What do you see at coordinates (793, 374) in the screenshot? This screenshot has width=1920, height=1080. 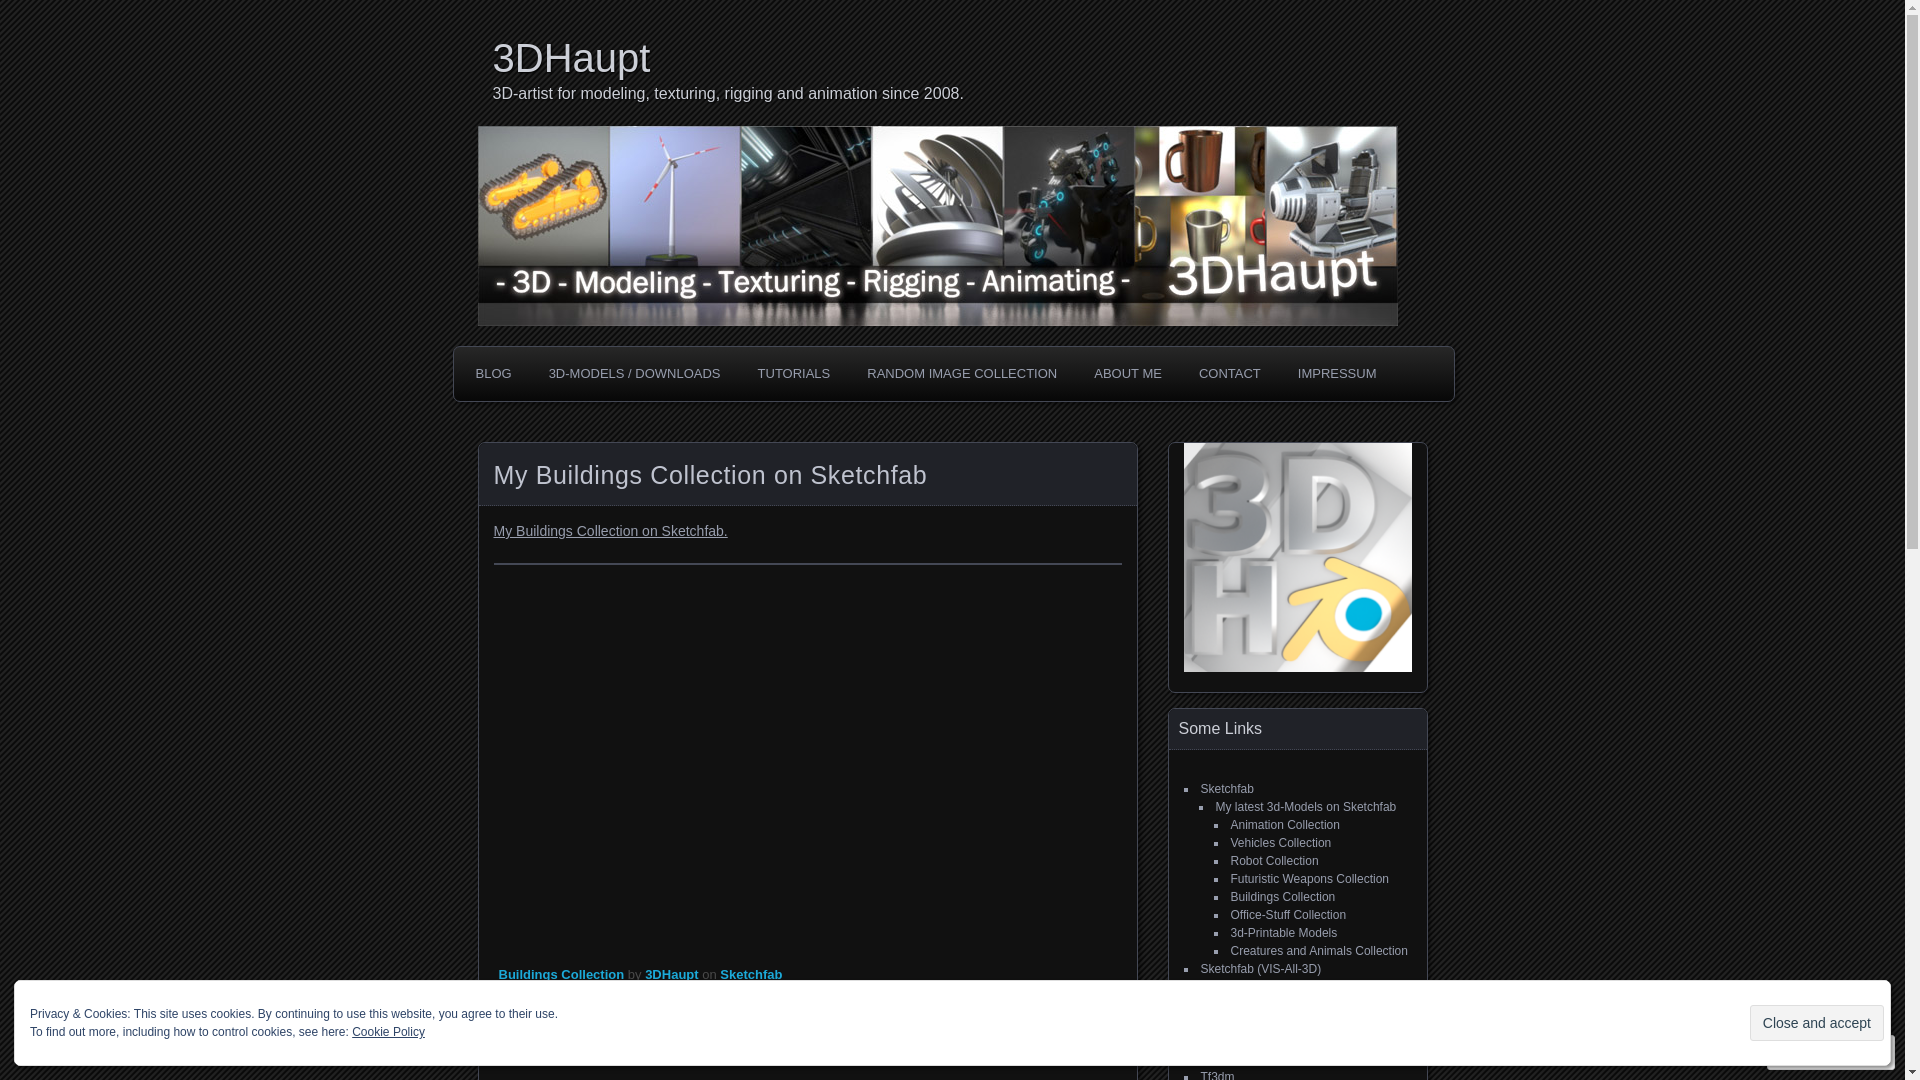 I see `'TUTORIALS'` at bounding box center [793, 374].